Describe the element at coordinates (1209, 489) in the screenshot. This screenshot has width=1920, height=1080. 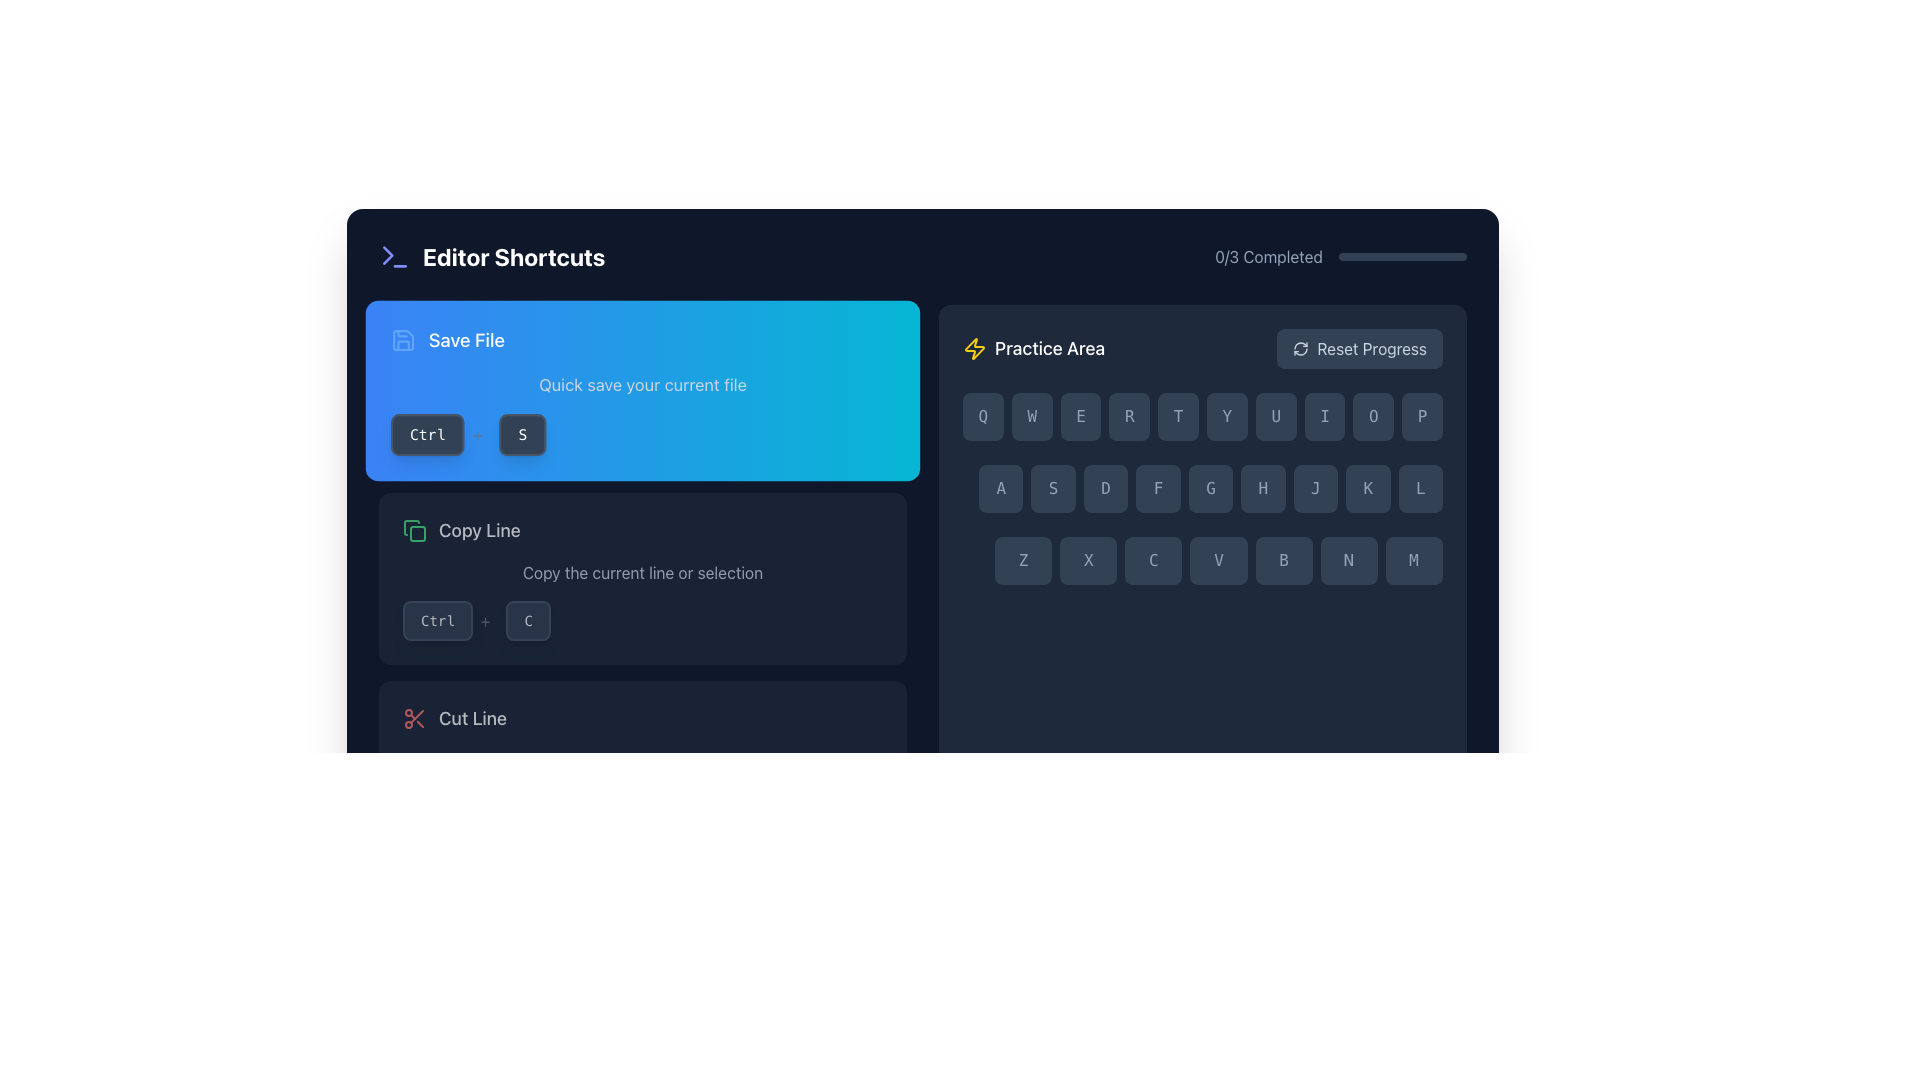
I see `the button labeled 'G' in the Practice Area section, which is styled in dark blue with light gray text and is the fifth button in a row of nine buttons` at that location.